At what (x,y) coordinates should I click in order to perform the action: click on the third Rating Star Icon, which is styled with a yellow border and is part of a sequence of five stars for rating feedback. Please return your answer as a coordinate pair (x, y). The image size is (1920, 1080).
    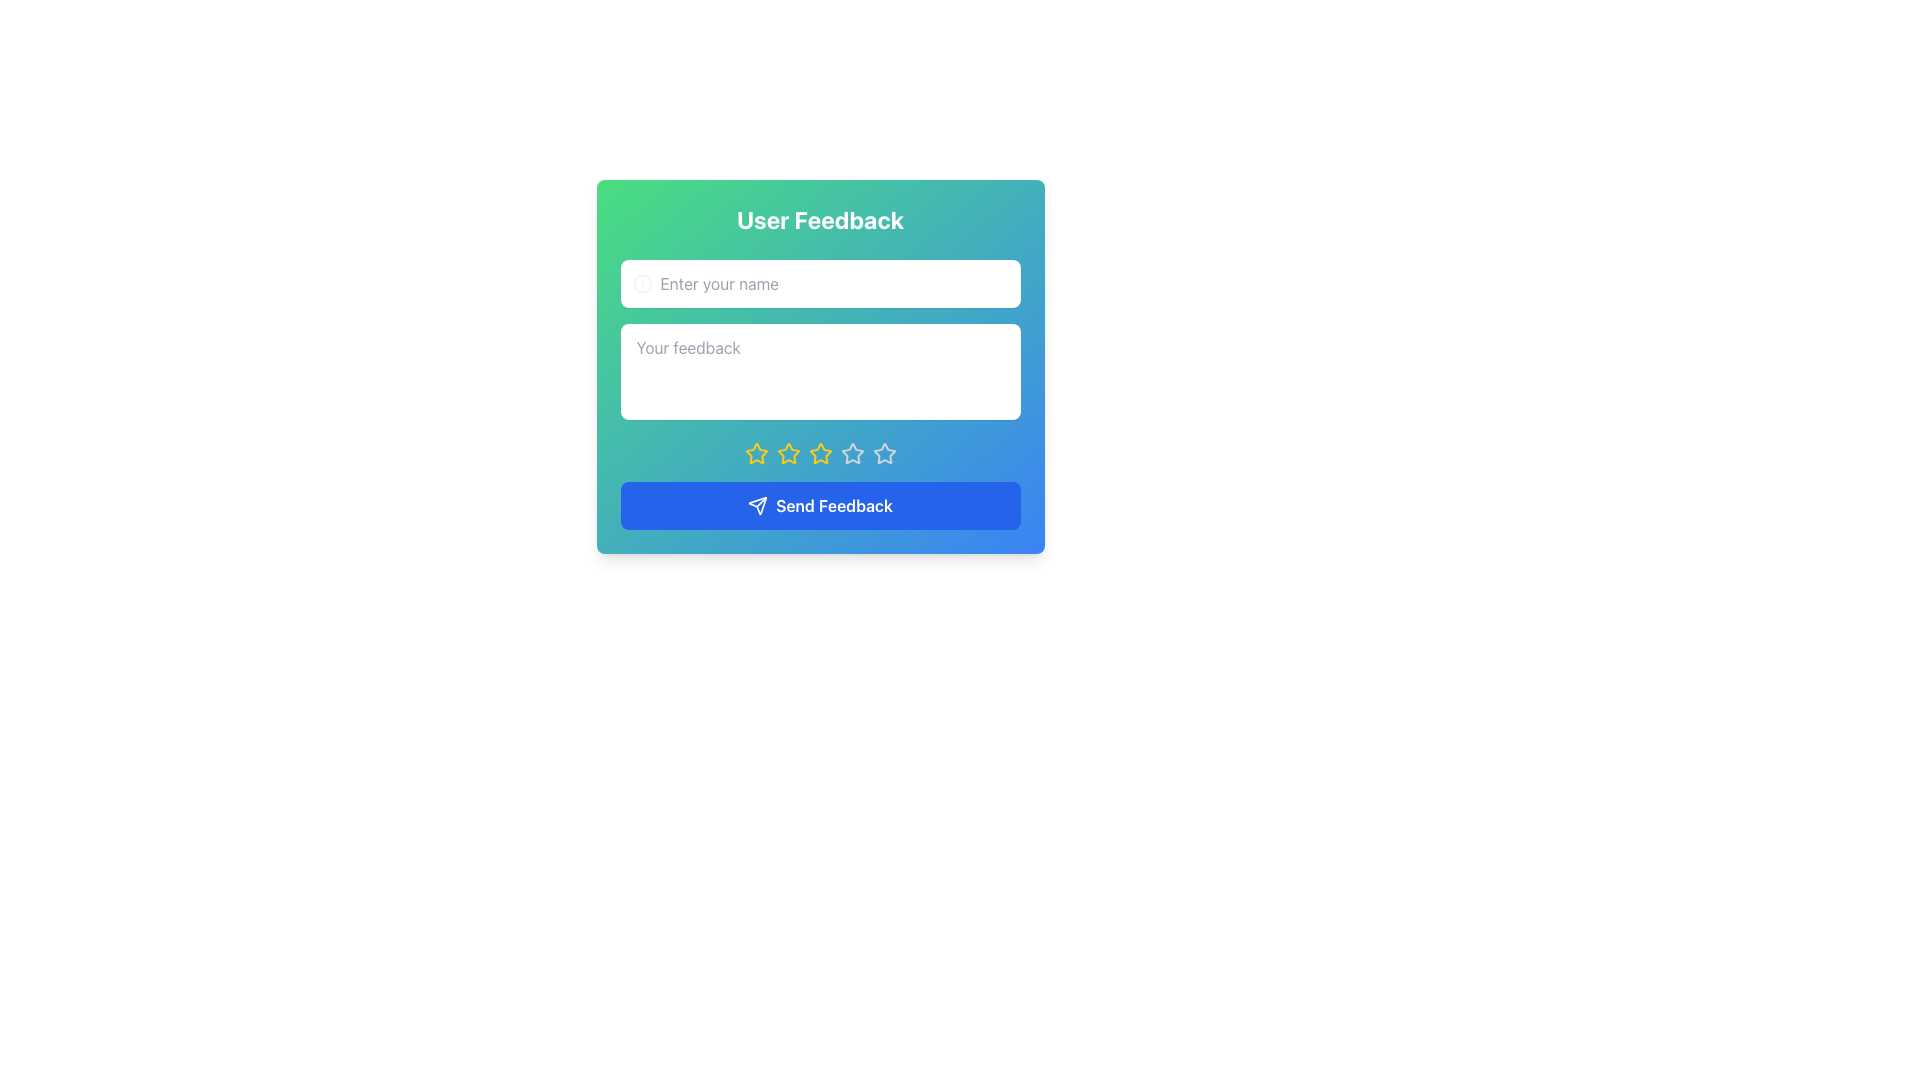
    Looking at the image, I should click on (820, 453).